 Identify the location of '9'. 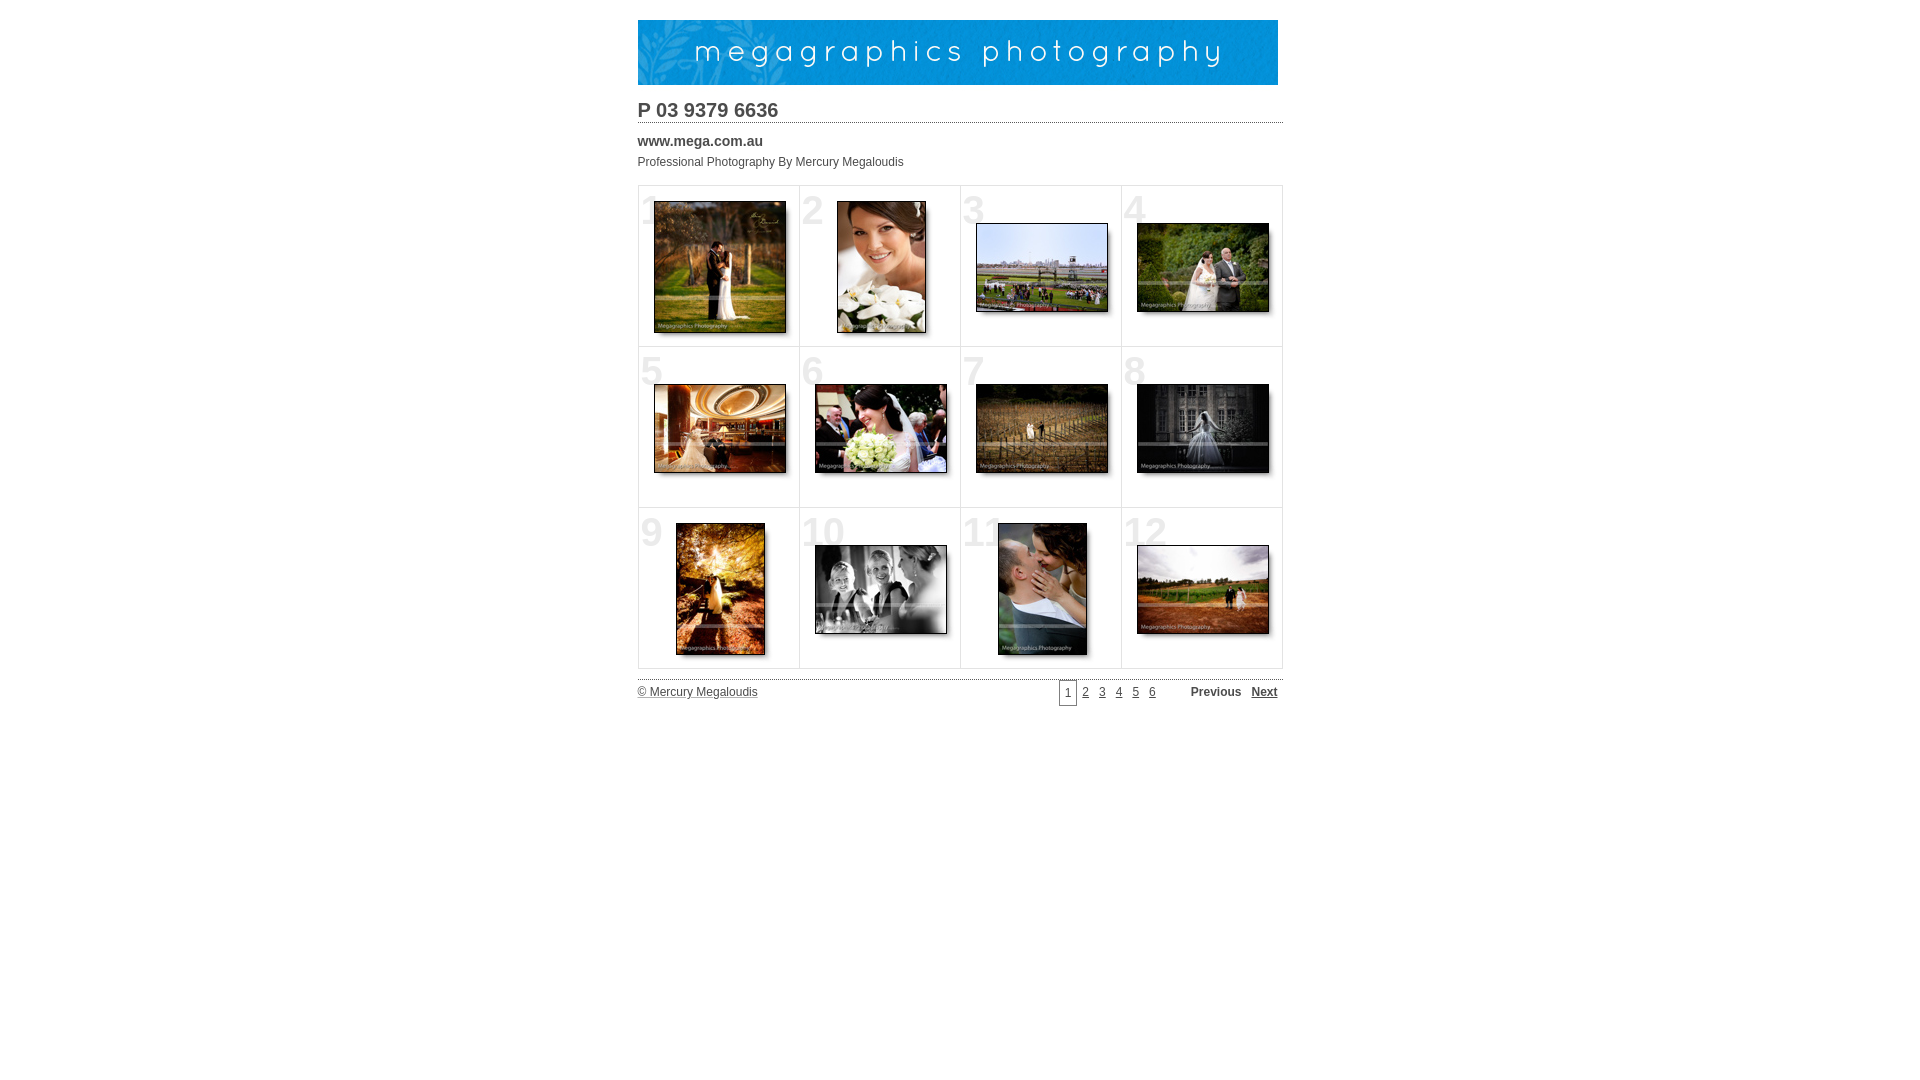
(718, 586).